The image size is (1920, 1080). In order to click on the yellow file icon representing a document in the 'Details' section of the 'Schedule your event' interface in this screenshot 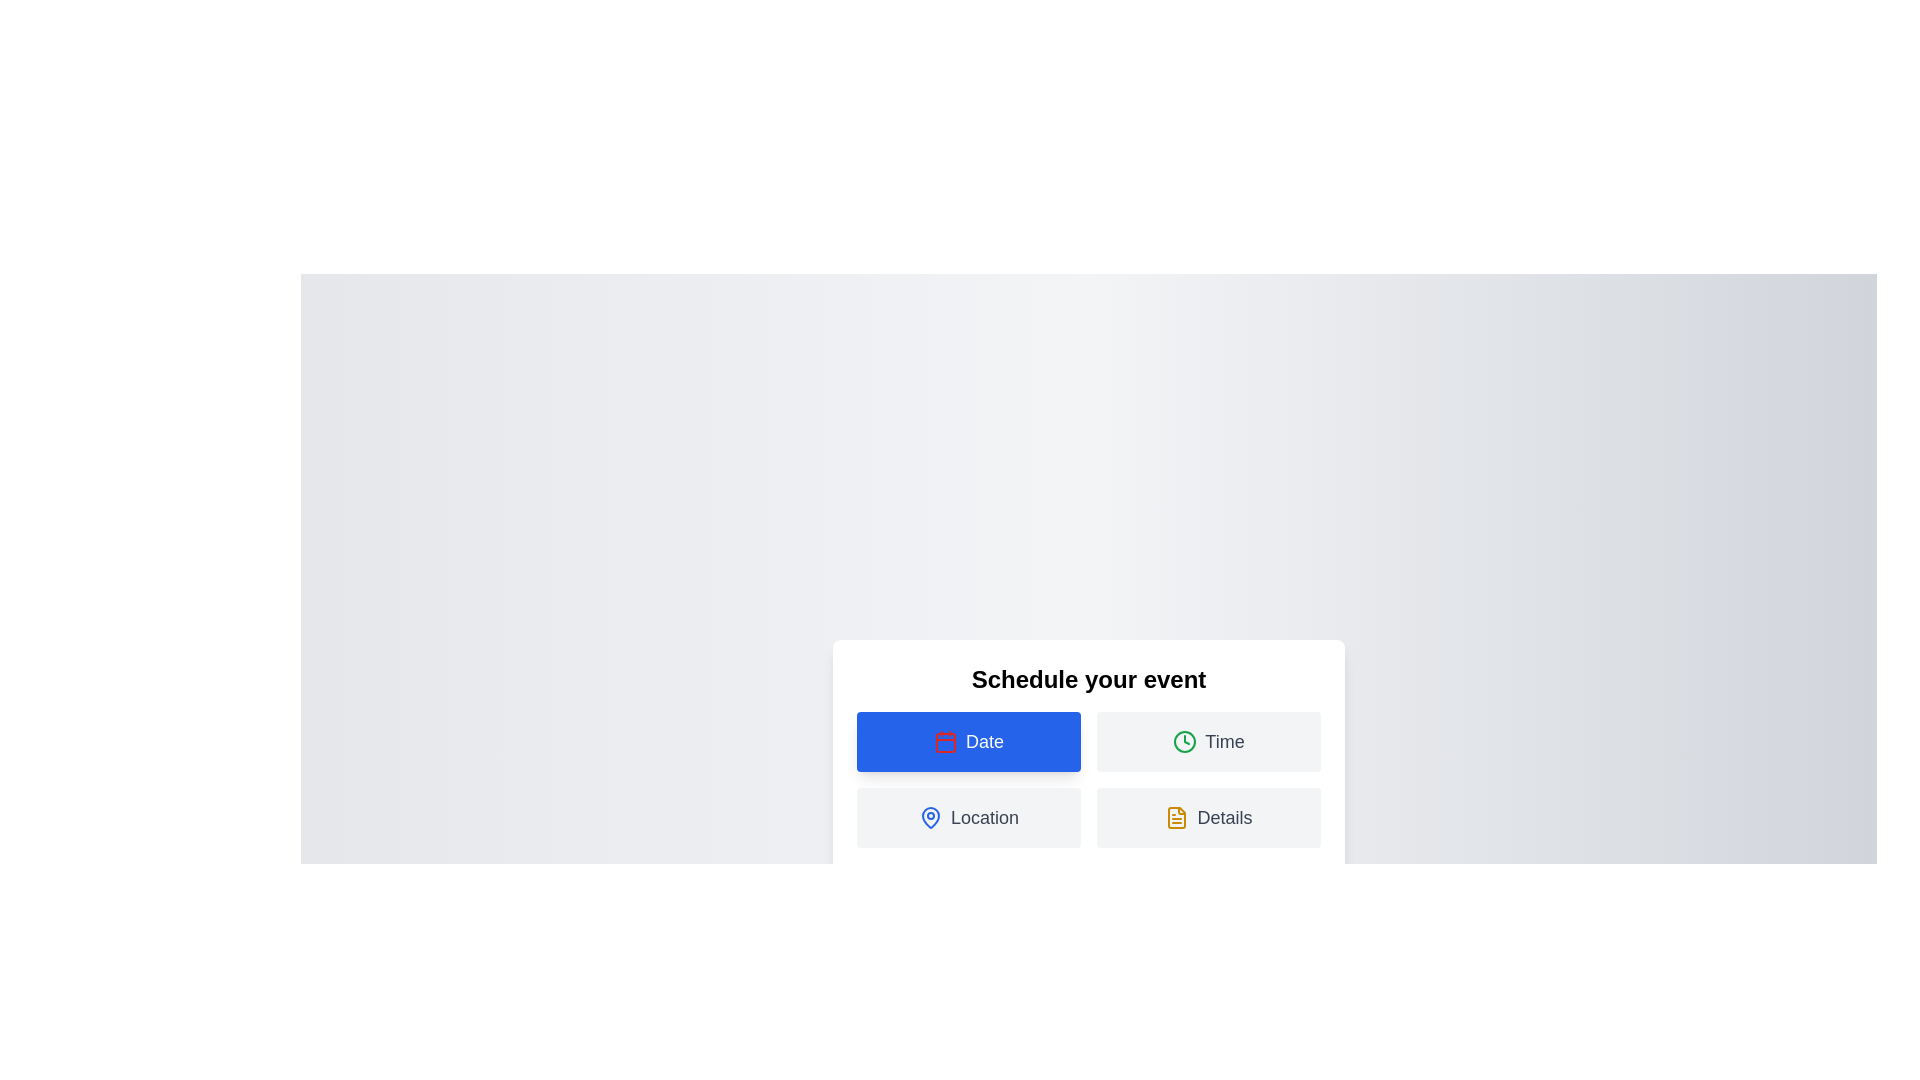, I will do `click(1177, 817)`.